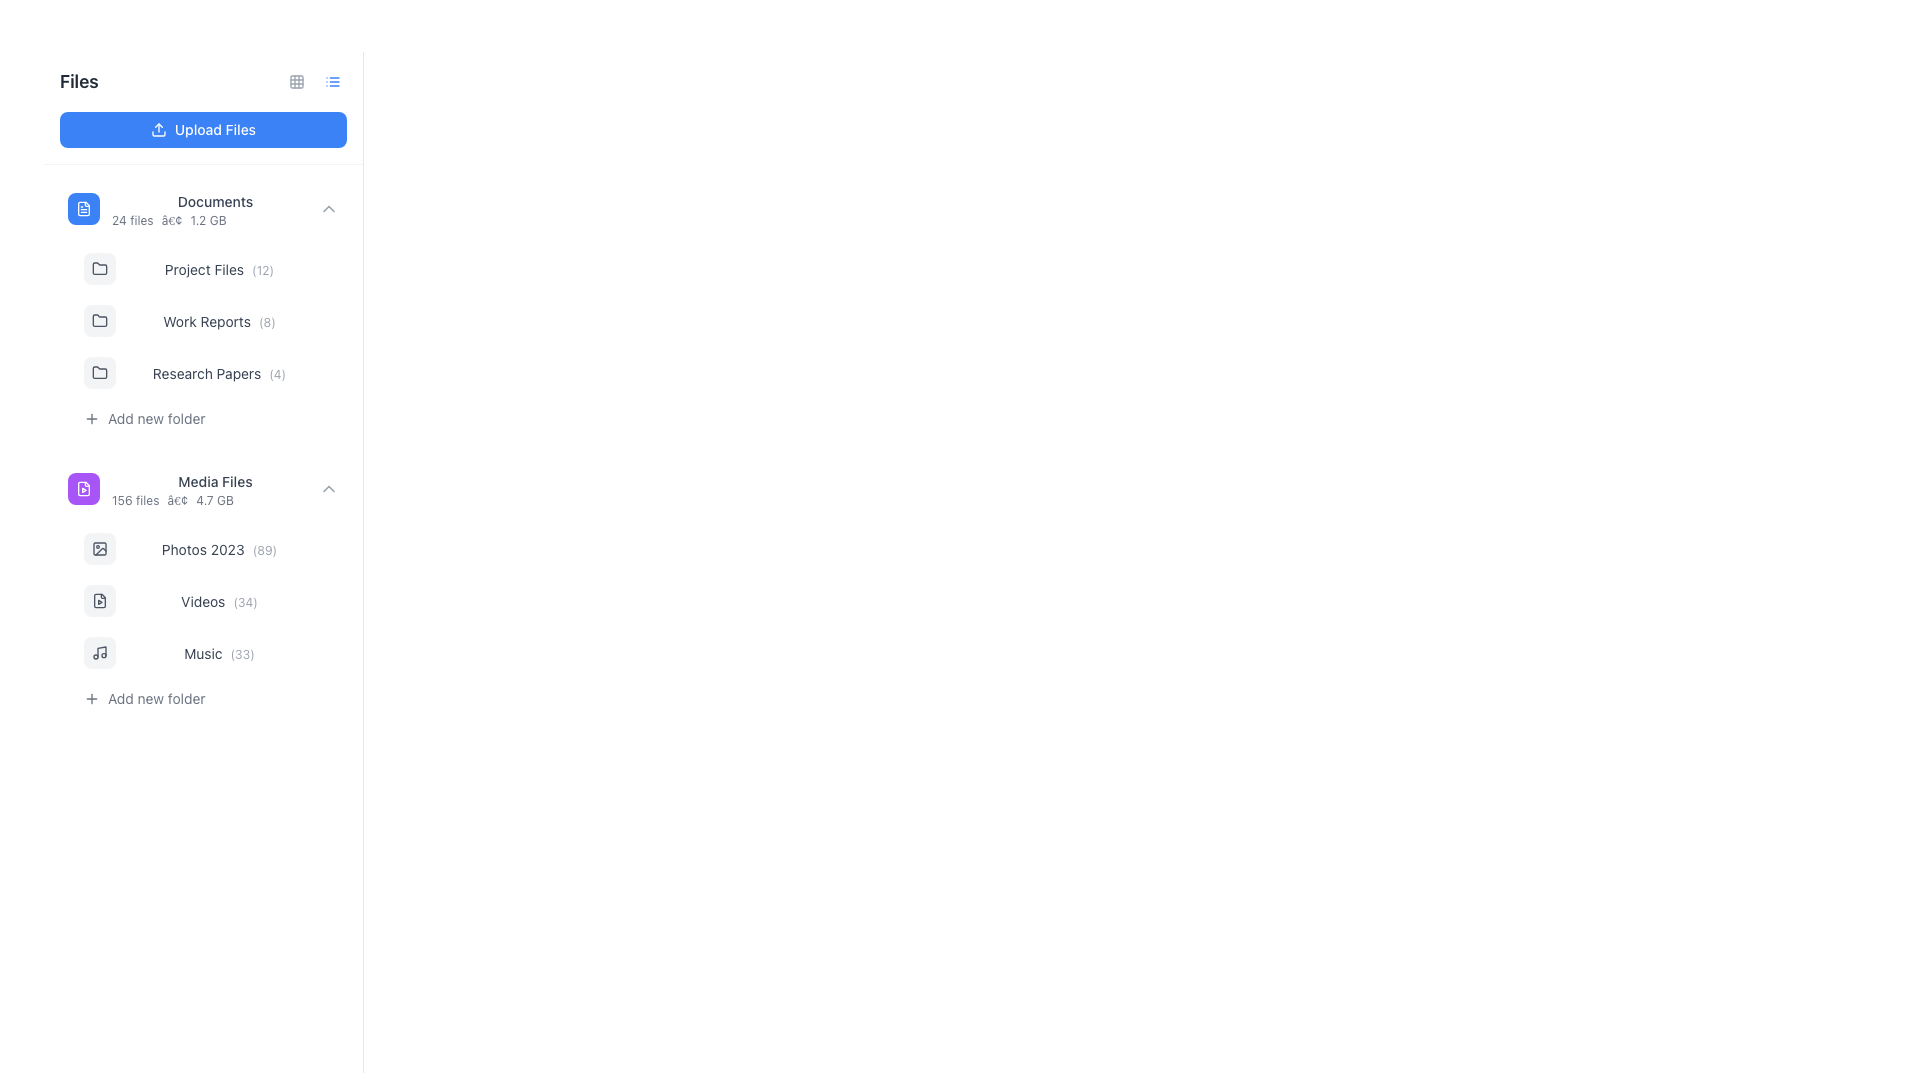 Image resolution: width=1920 pixels, height=1080 pixels. I want to click on the 'Photos 2023' text label with the associated count '(89)' in the 'Media Files' folder group, so click(219, 548).